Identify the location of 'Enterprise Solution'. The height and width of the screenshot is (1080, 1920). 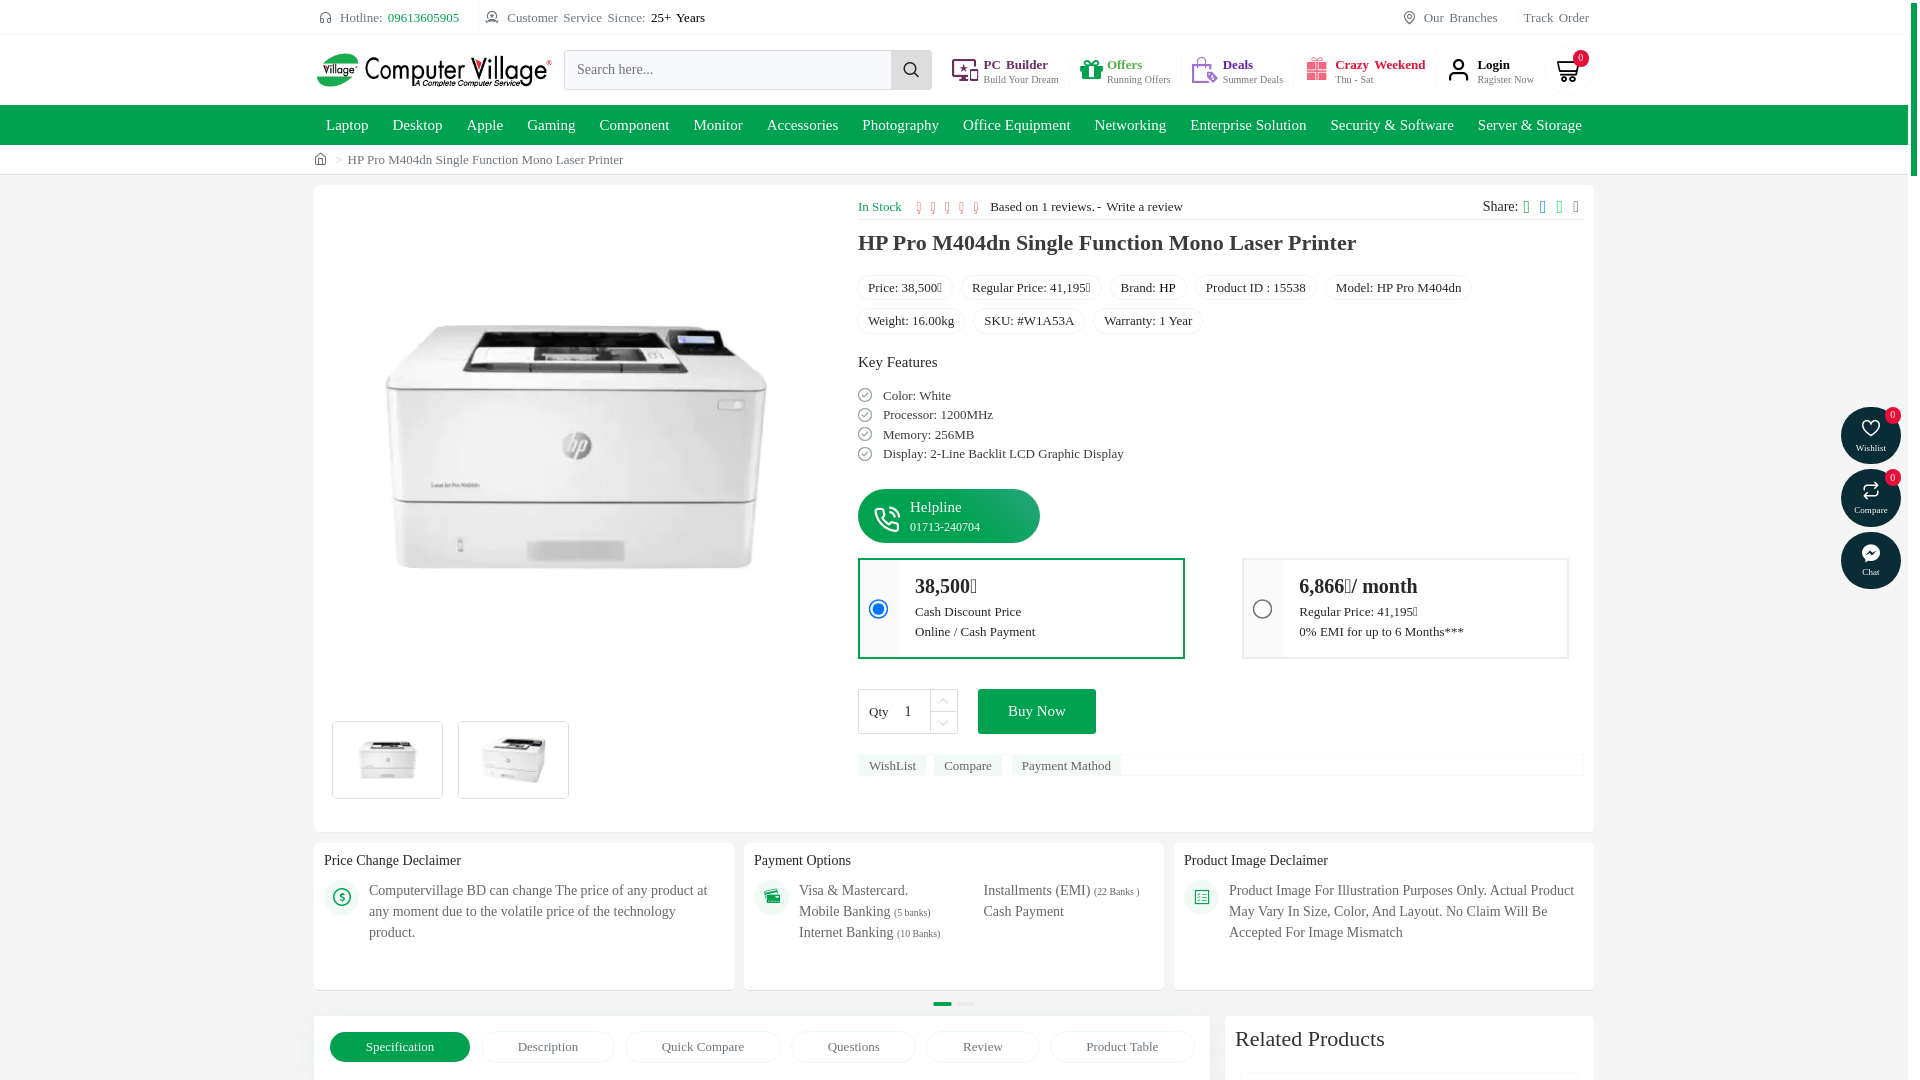
(1247, 124).